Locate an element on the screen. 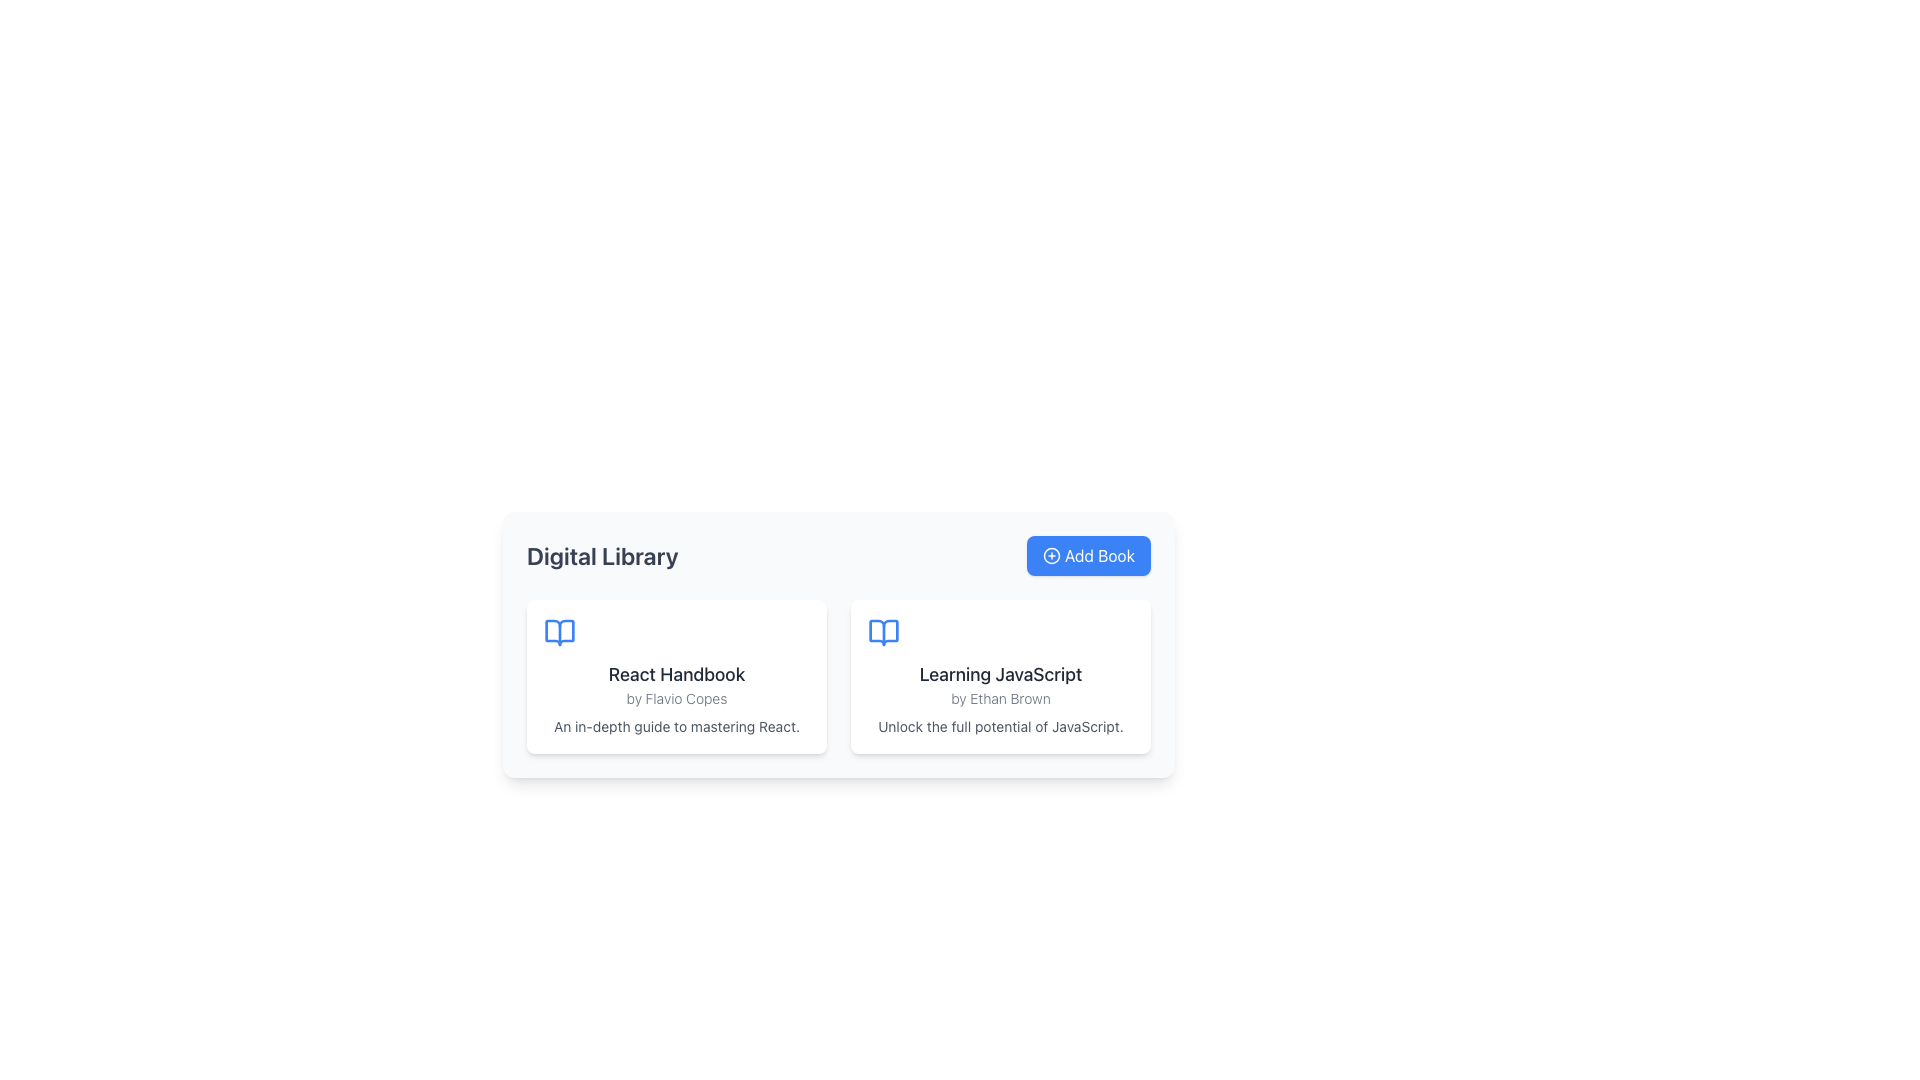 Image resolution: width=1920 pixels, height=1080 pixels. the text label that reads 'by Ethan Brown,' which is styled with a small font size and gray color, located below the title 'Learning JavaScript' in the right card of the 'Digital Library' section is located at coordinates (1001, 697).